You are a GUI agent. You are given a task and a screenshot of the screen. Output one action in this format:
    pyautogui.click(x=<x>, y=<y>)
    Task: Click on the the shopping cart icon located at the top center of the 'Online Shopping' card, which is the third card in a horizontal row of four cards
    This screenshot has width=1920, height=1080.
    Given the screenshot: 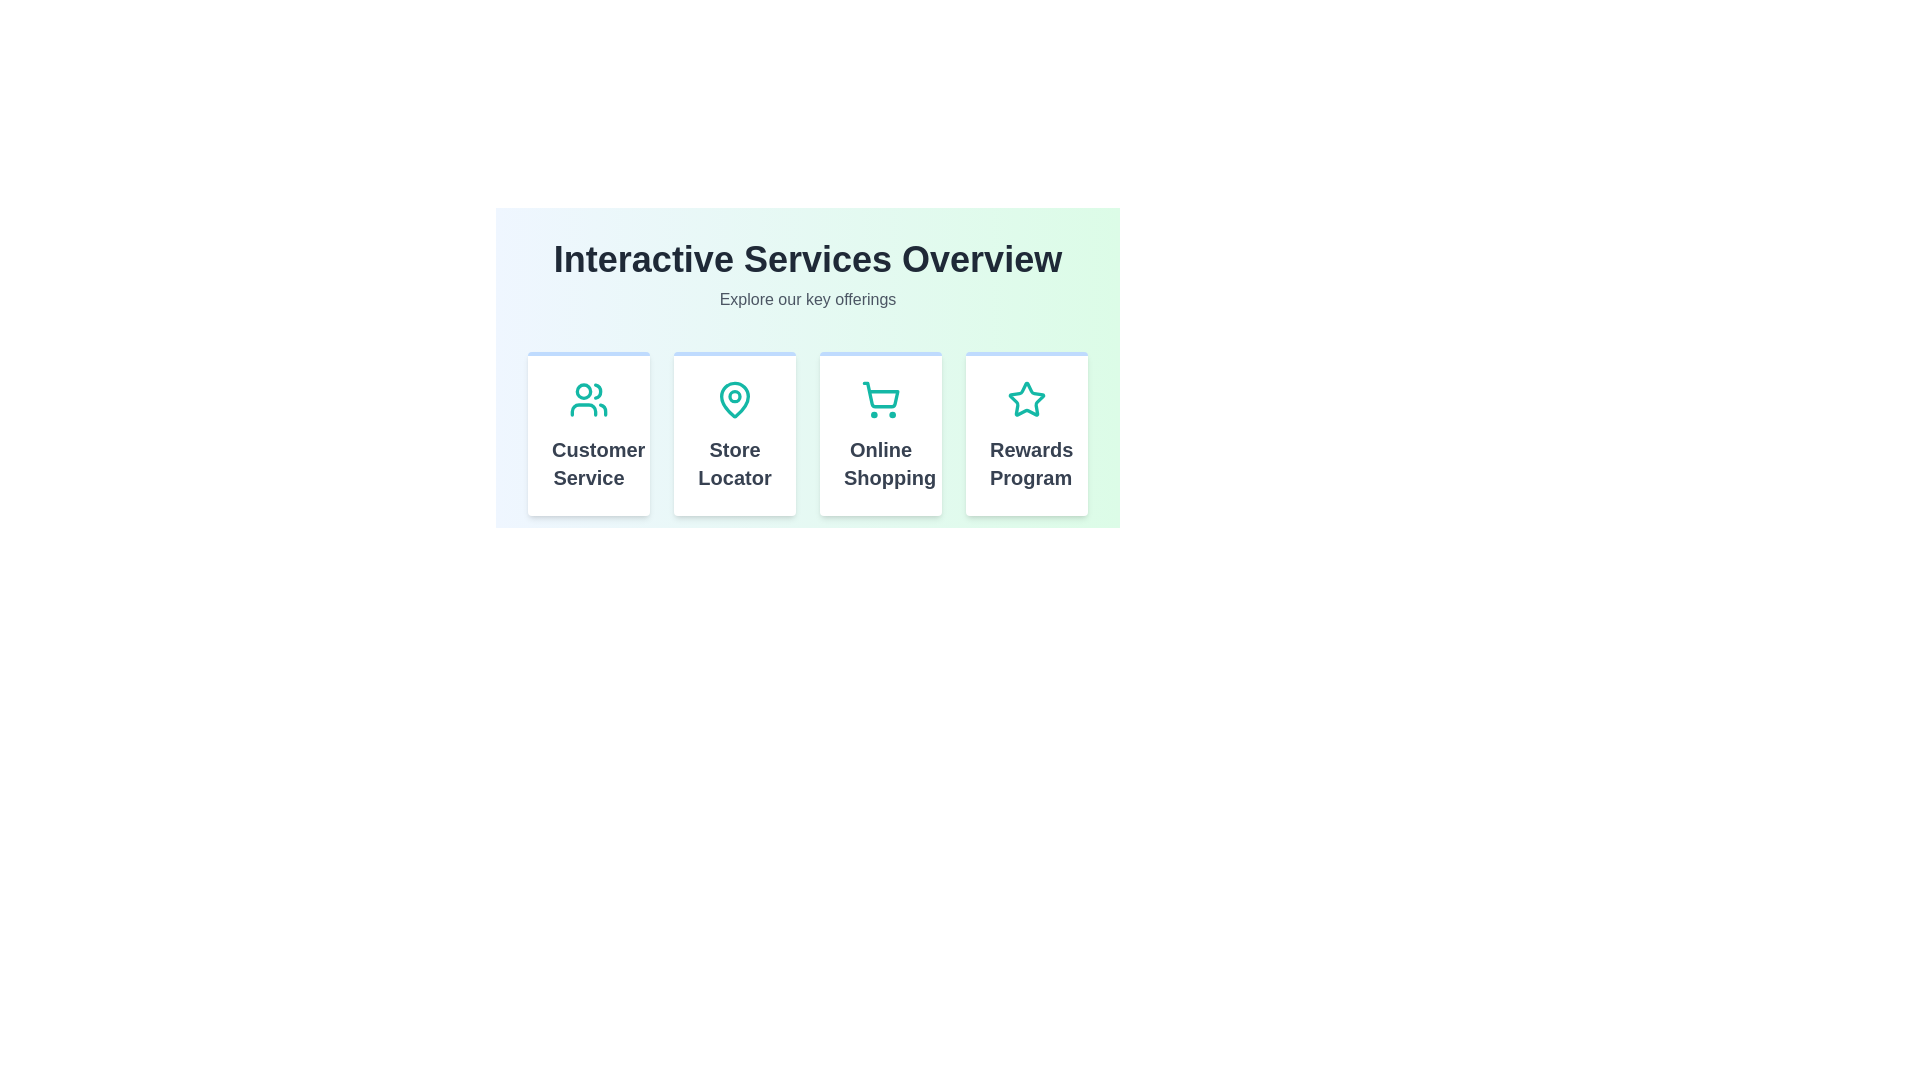 What is the action you would take?
    pyautogui.click(x=880, y=400)
    